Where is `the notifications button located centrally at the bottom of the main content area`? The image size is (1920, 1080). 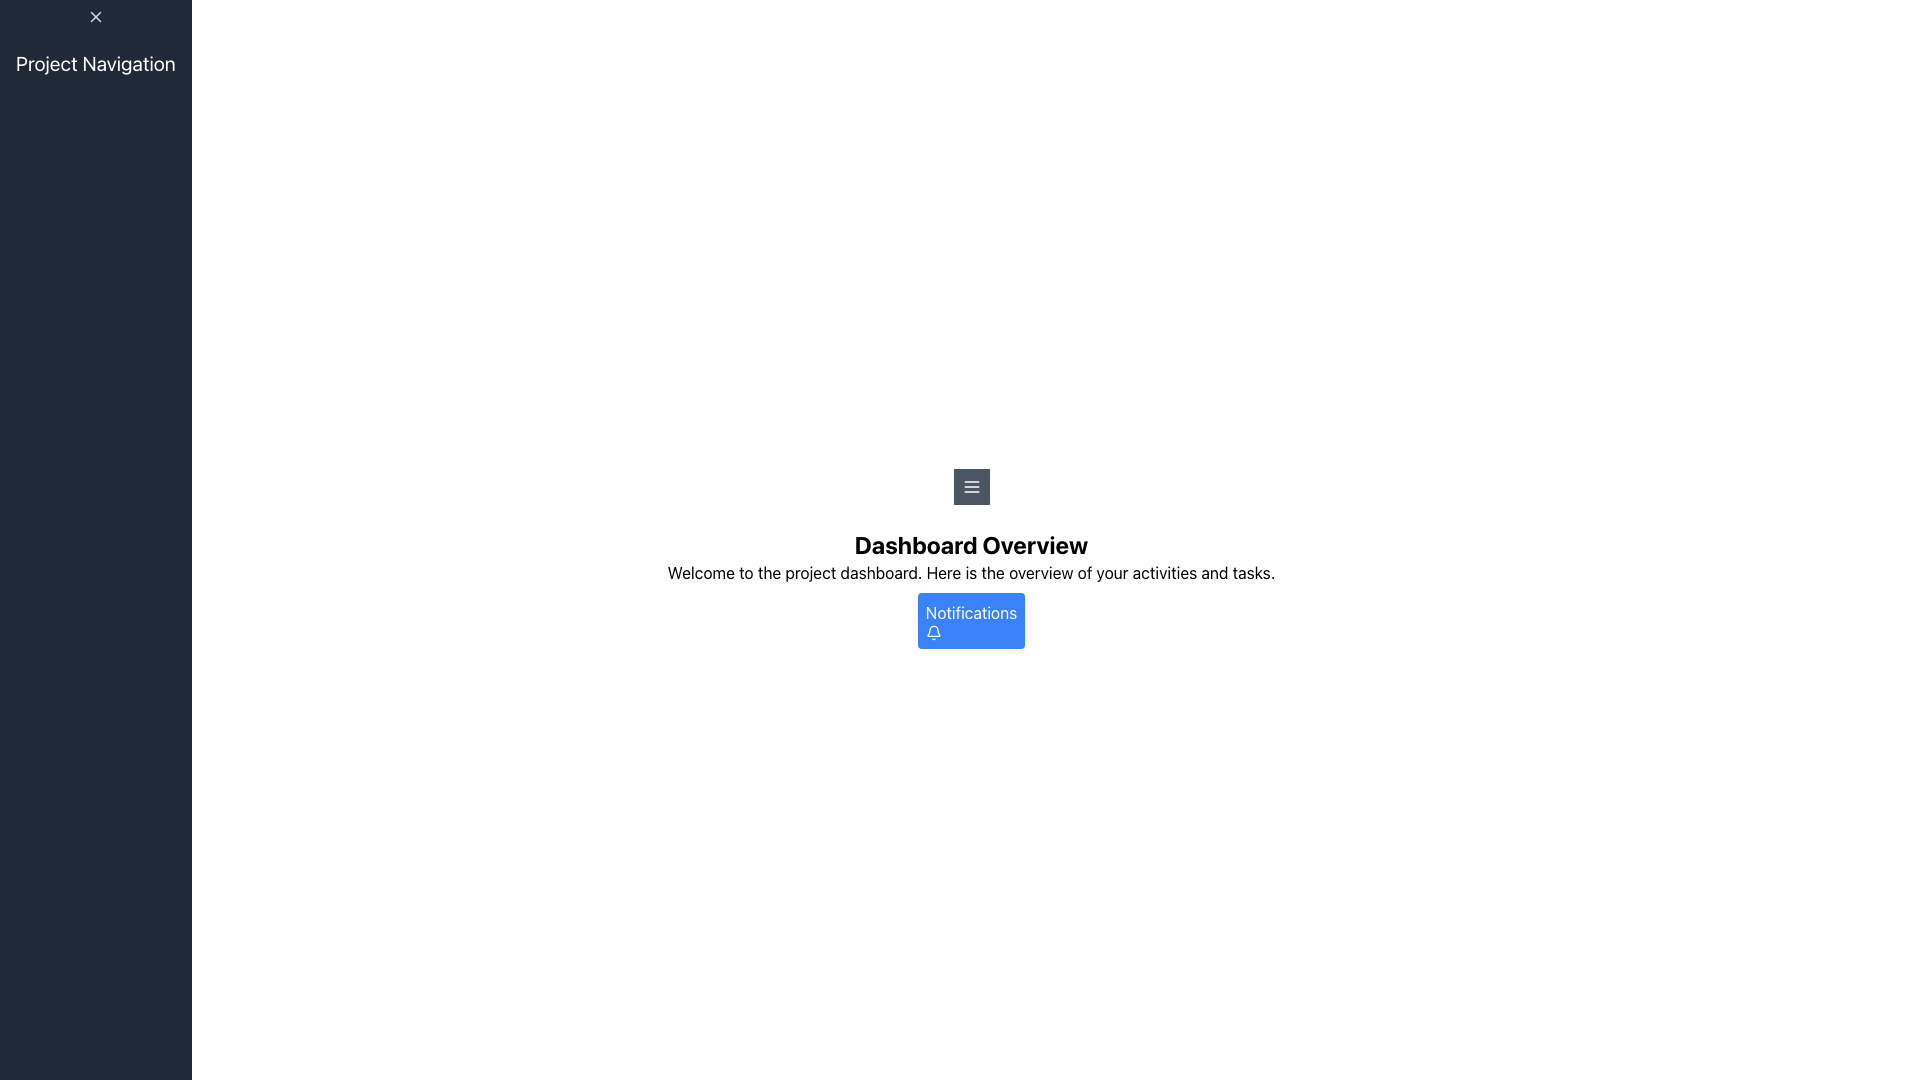 the notifications button located centrally at the bottom of the main content area is located at coordinates (971, 620).